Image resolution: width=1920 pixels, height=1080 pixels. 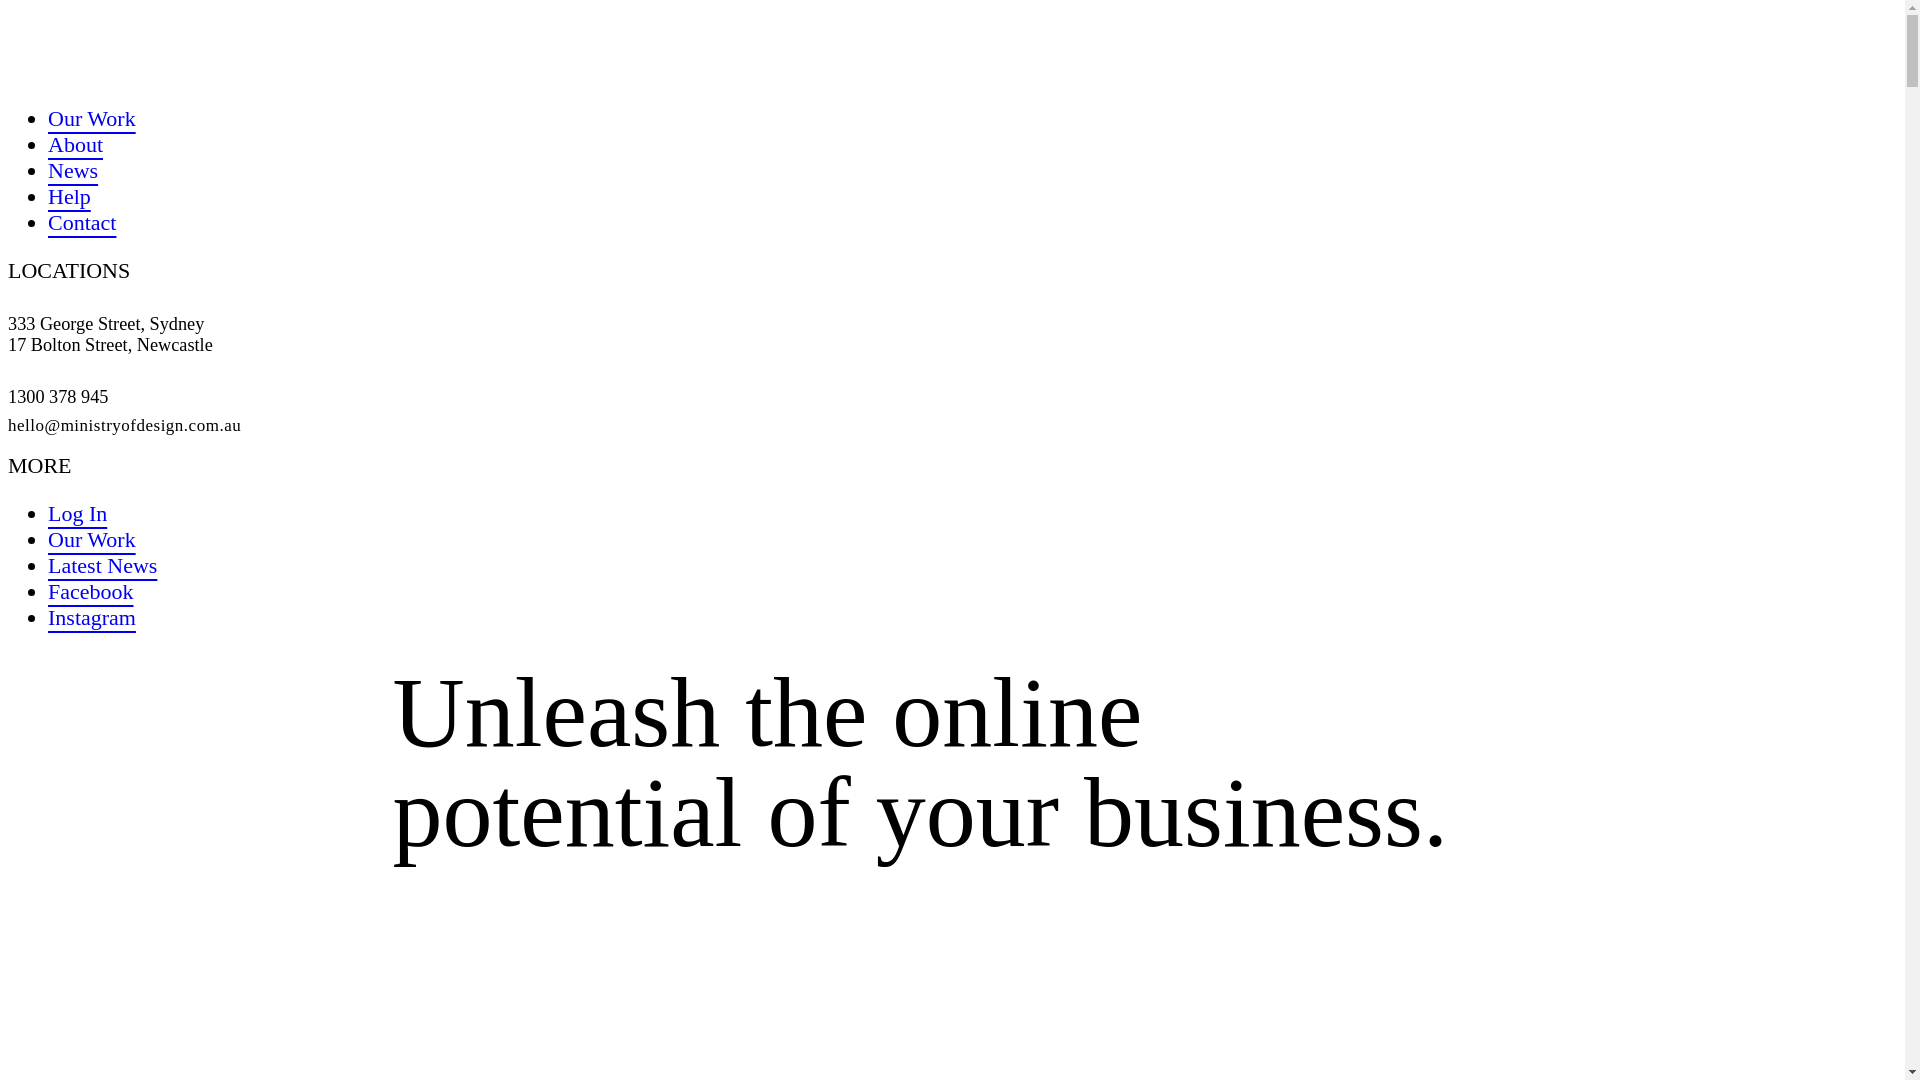 What do you see at coordinates (48, 512) in the screenshot?
I see `'Log In'` at bounding box center [48, 512].